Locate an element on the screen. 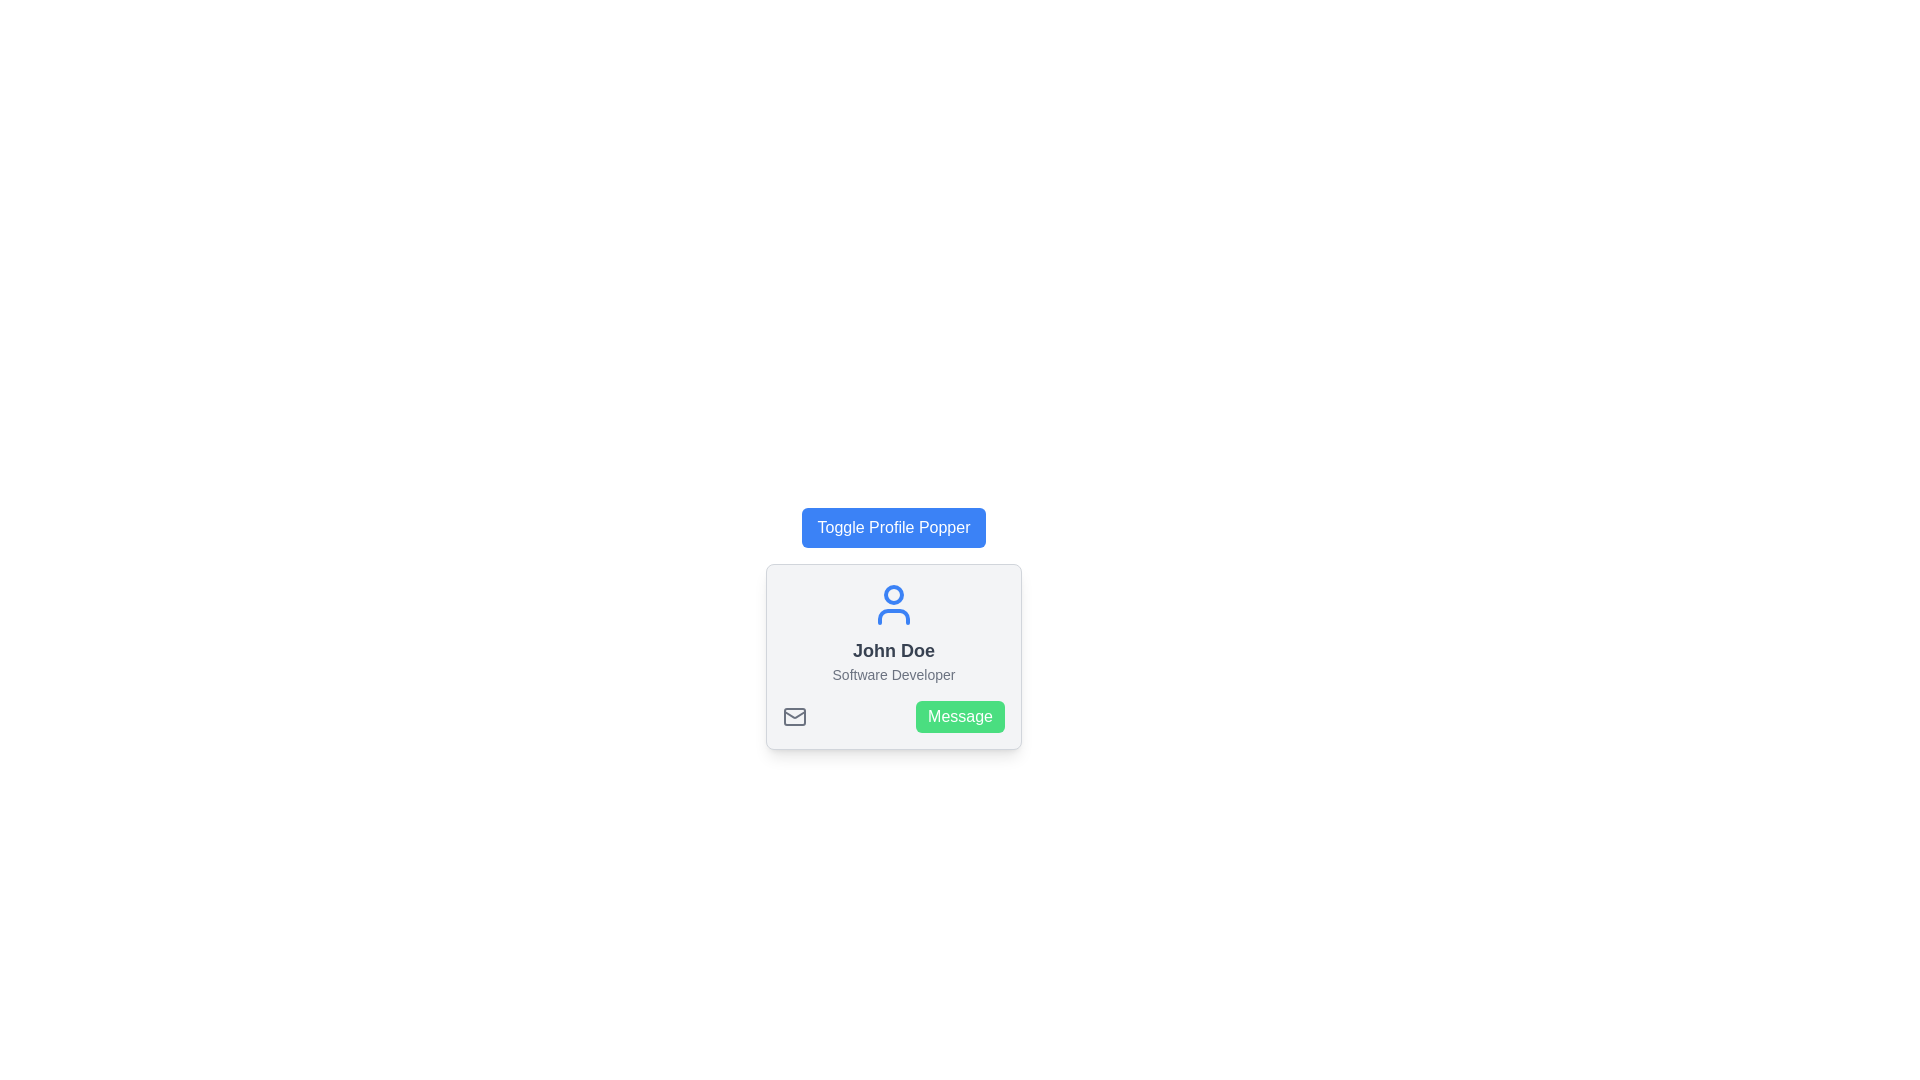 The height and width of the screenshot is (1080, 1920). the Profile Card that features a light gray background with rounded corners, a blue user icon at the top, and a green 'Message' button at the bottom right is located at coordinates (892, 656).